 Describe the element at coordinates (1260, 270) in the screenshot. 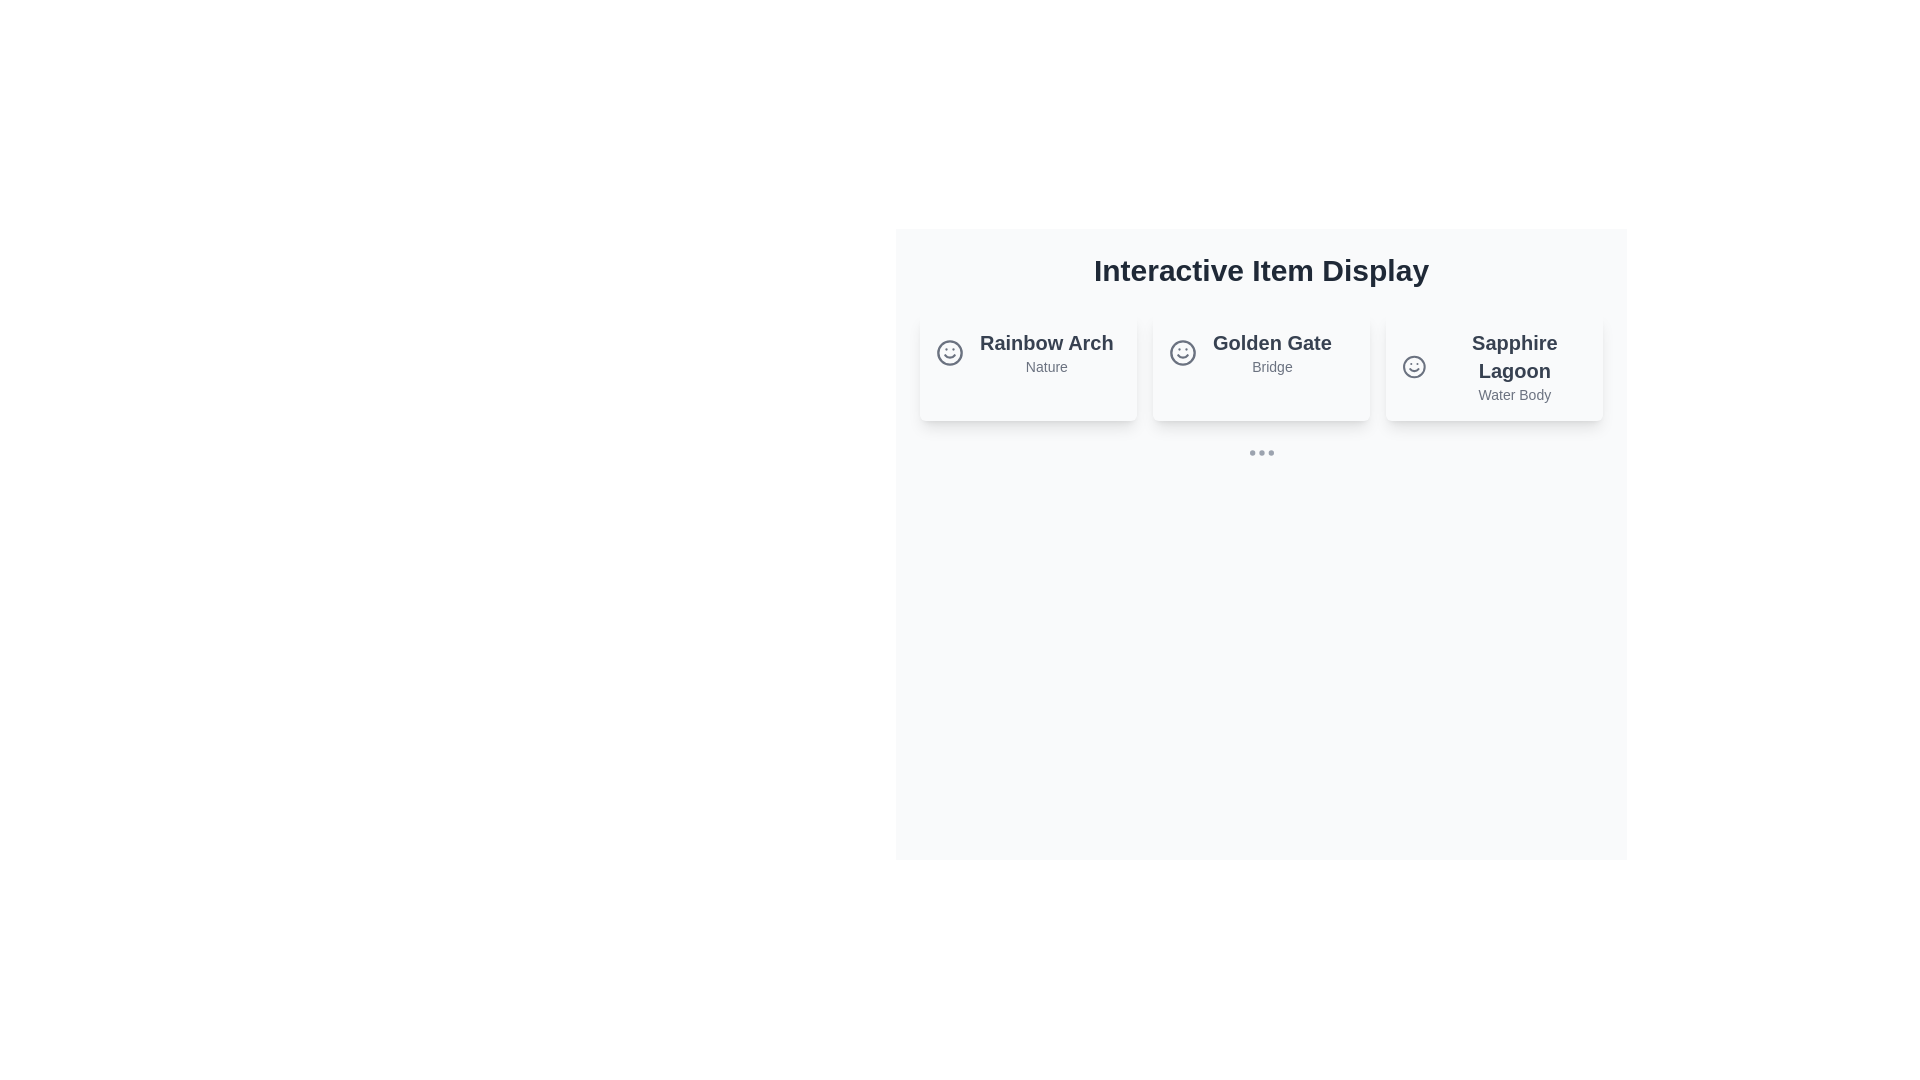

I see `information from the Header or Title Text located at the top-center of the section, above the grid of interactive cards` at that location.